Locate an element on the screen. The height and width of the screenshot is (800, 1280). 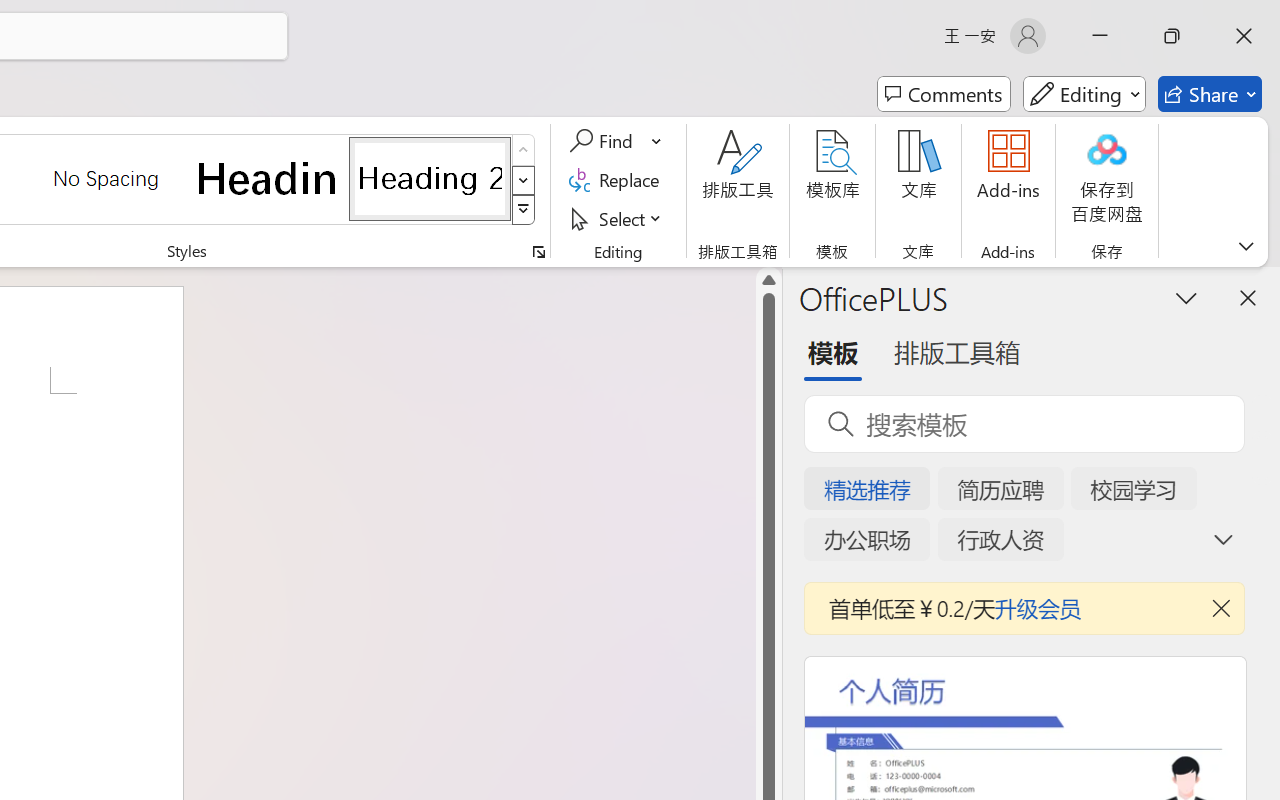
'Mode' is located at coordinates (1083, 94).